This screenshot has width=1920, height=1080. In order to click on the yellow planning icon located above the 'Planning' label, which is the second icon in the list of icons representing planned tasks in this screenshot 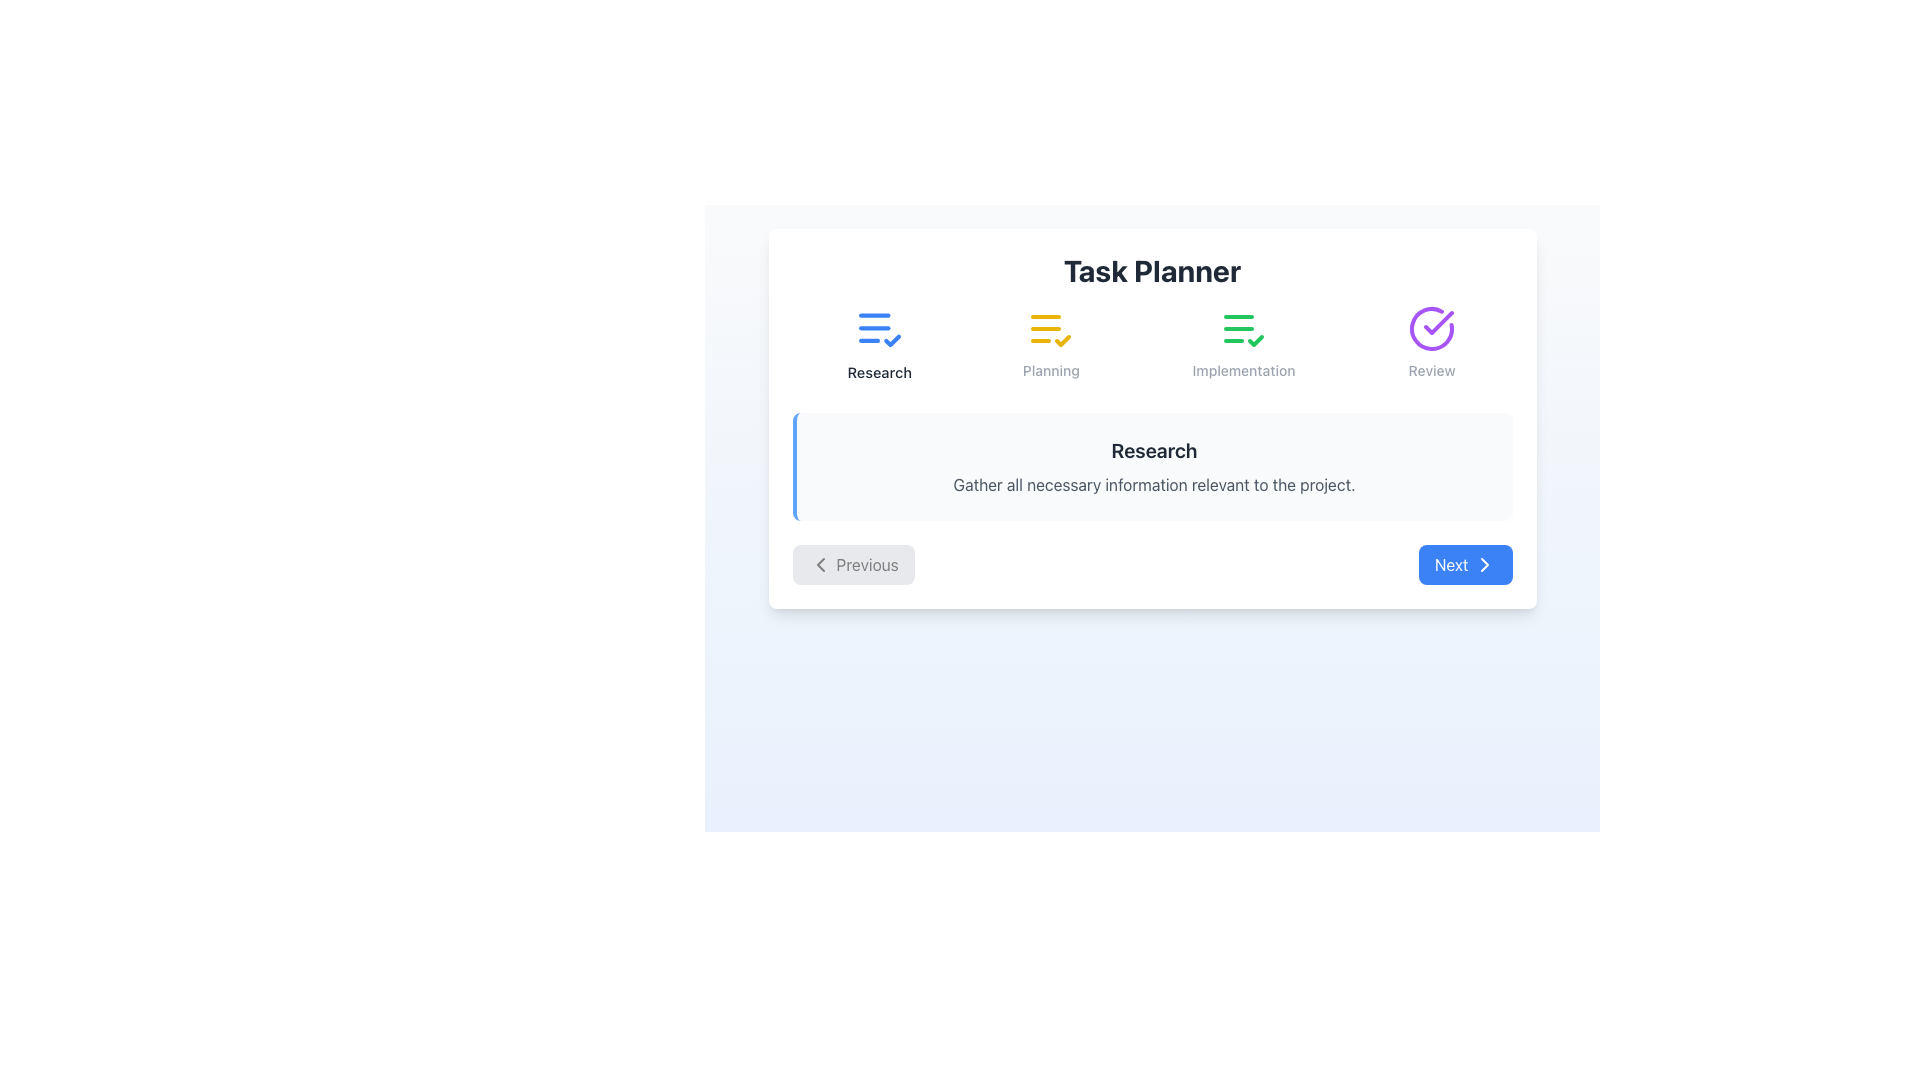, I will do `click(1050, 327)`.